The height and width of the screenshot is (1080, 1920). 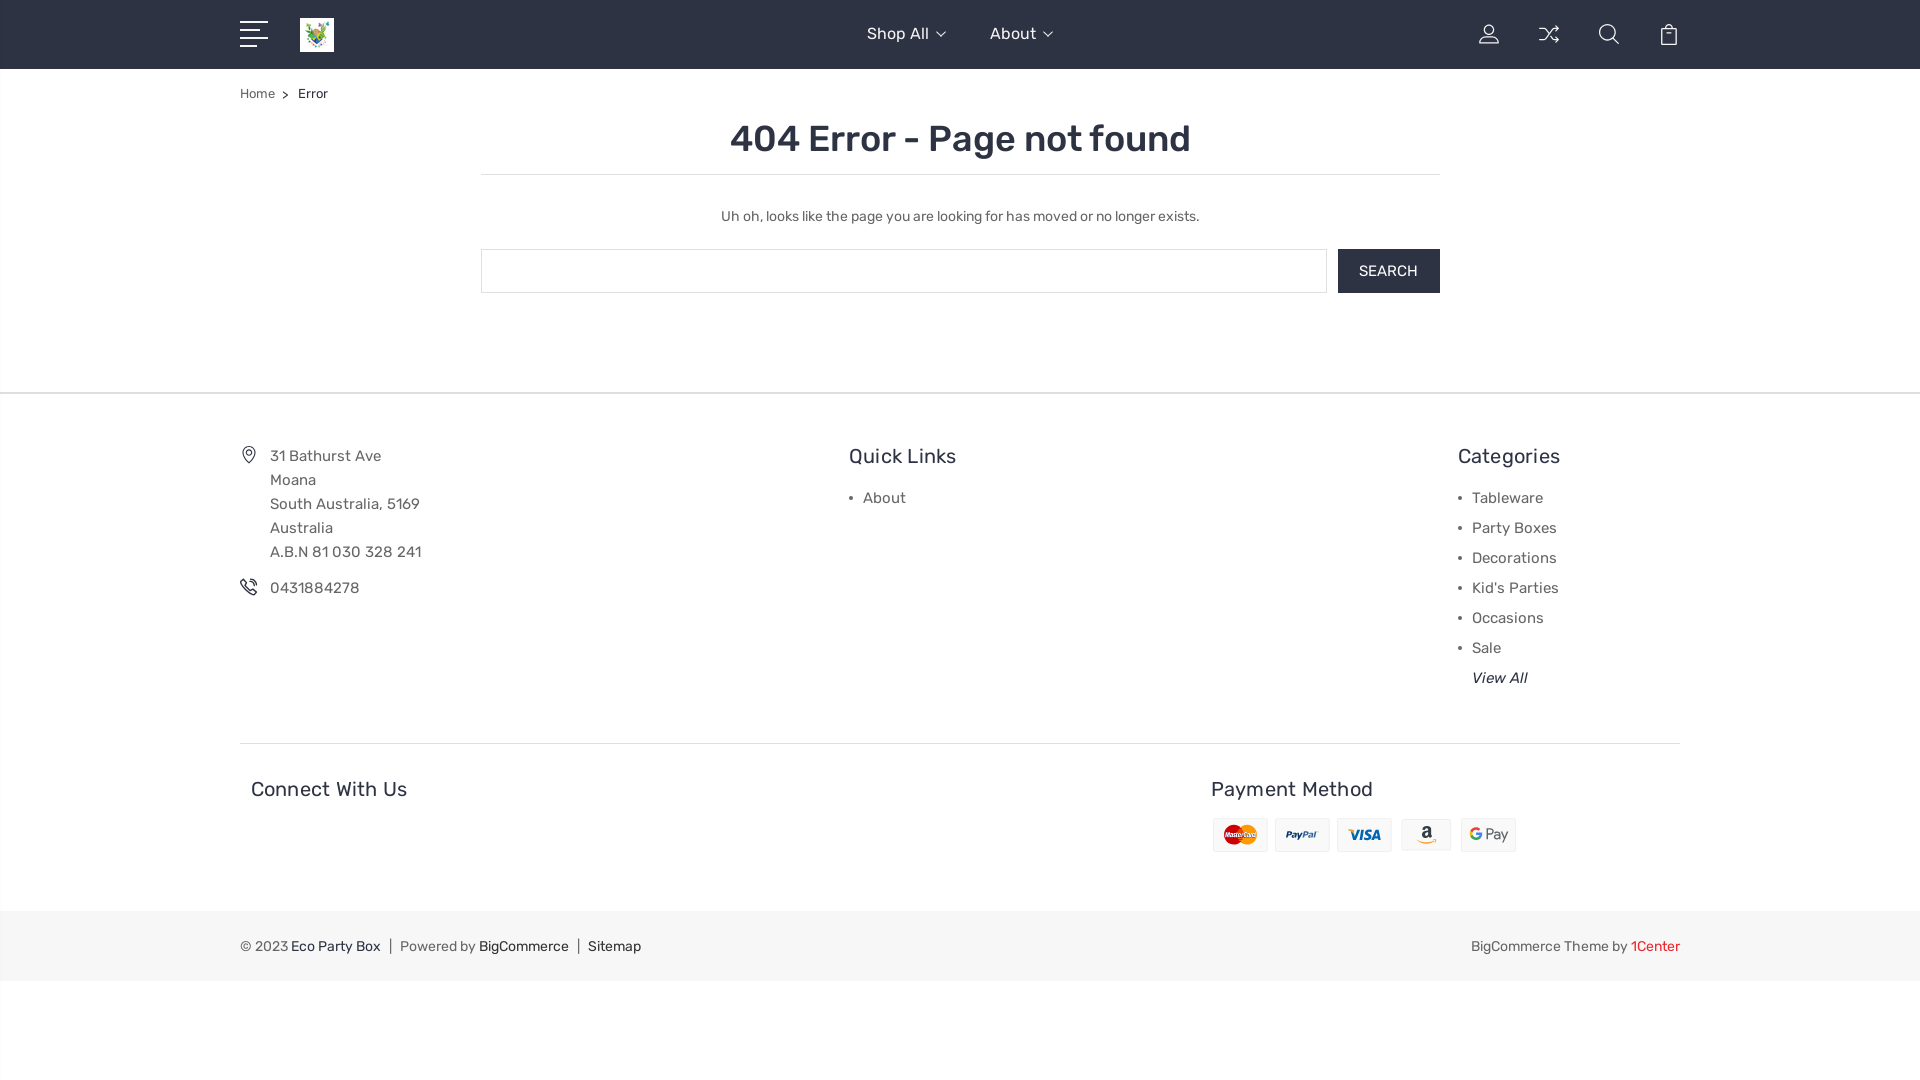 What do you see at coordinates (1514, 526) in the screenshot?
I see `'Party Boxes'` at bounding box center [1514, 526].